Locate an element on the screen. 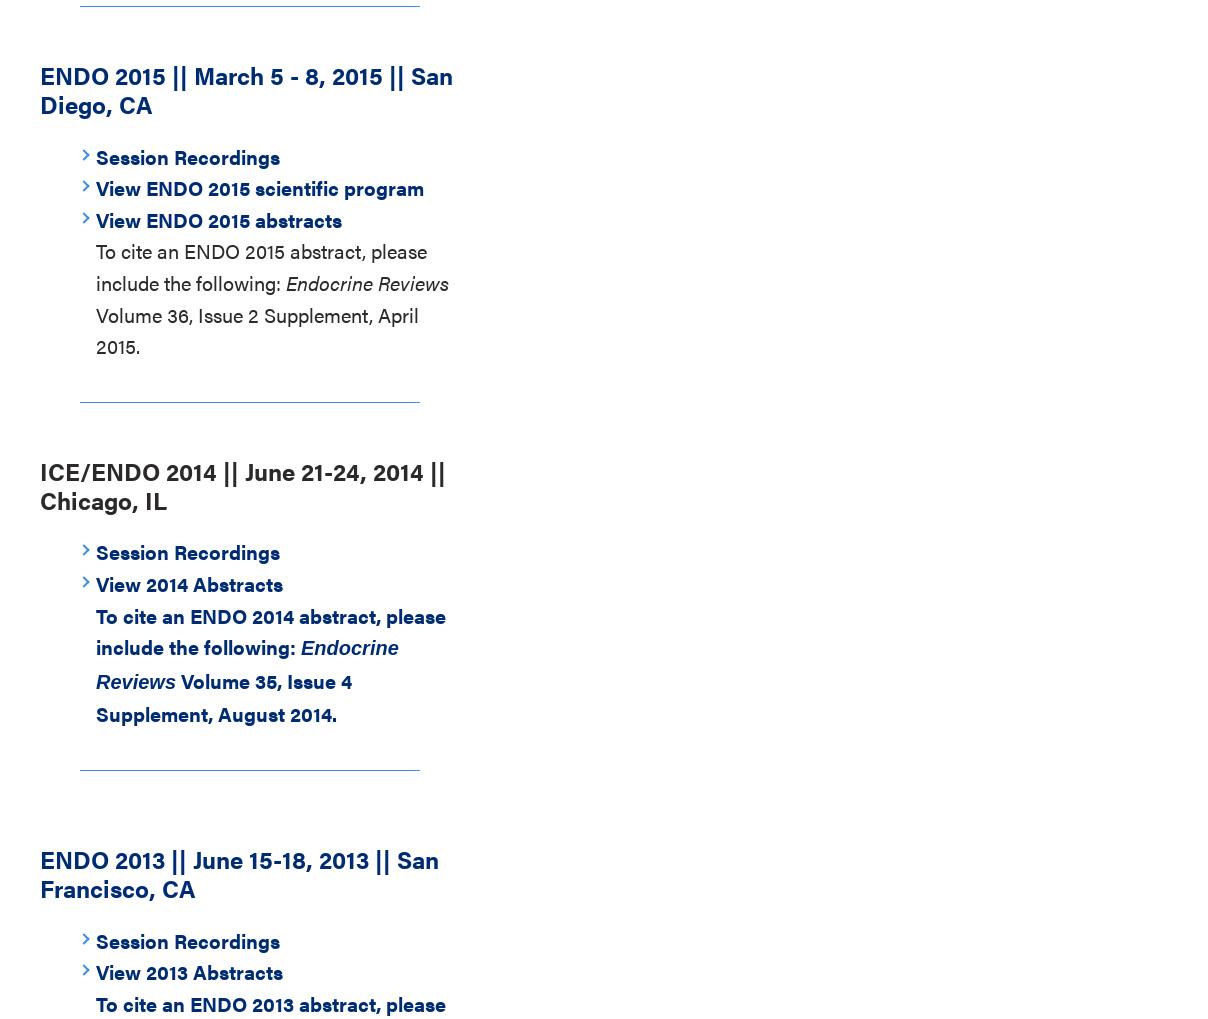 The image size is (1208, 1019). 'Volume 35, Issue 4 Supplement, August 2014.' is located at coordinates (223, 696).